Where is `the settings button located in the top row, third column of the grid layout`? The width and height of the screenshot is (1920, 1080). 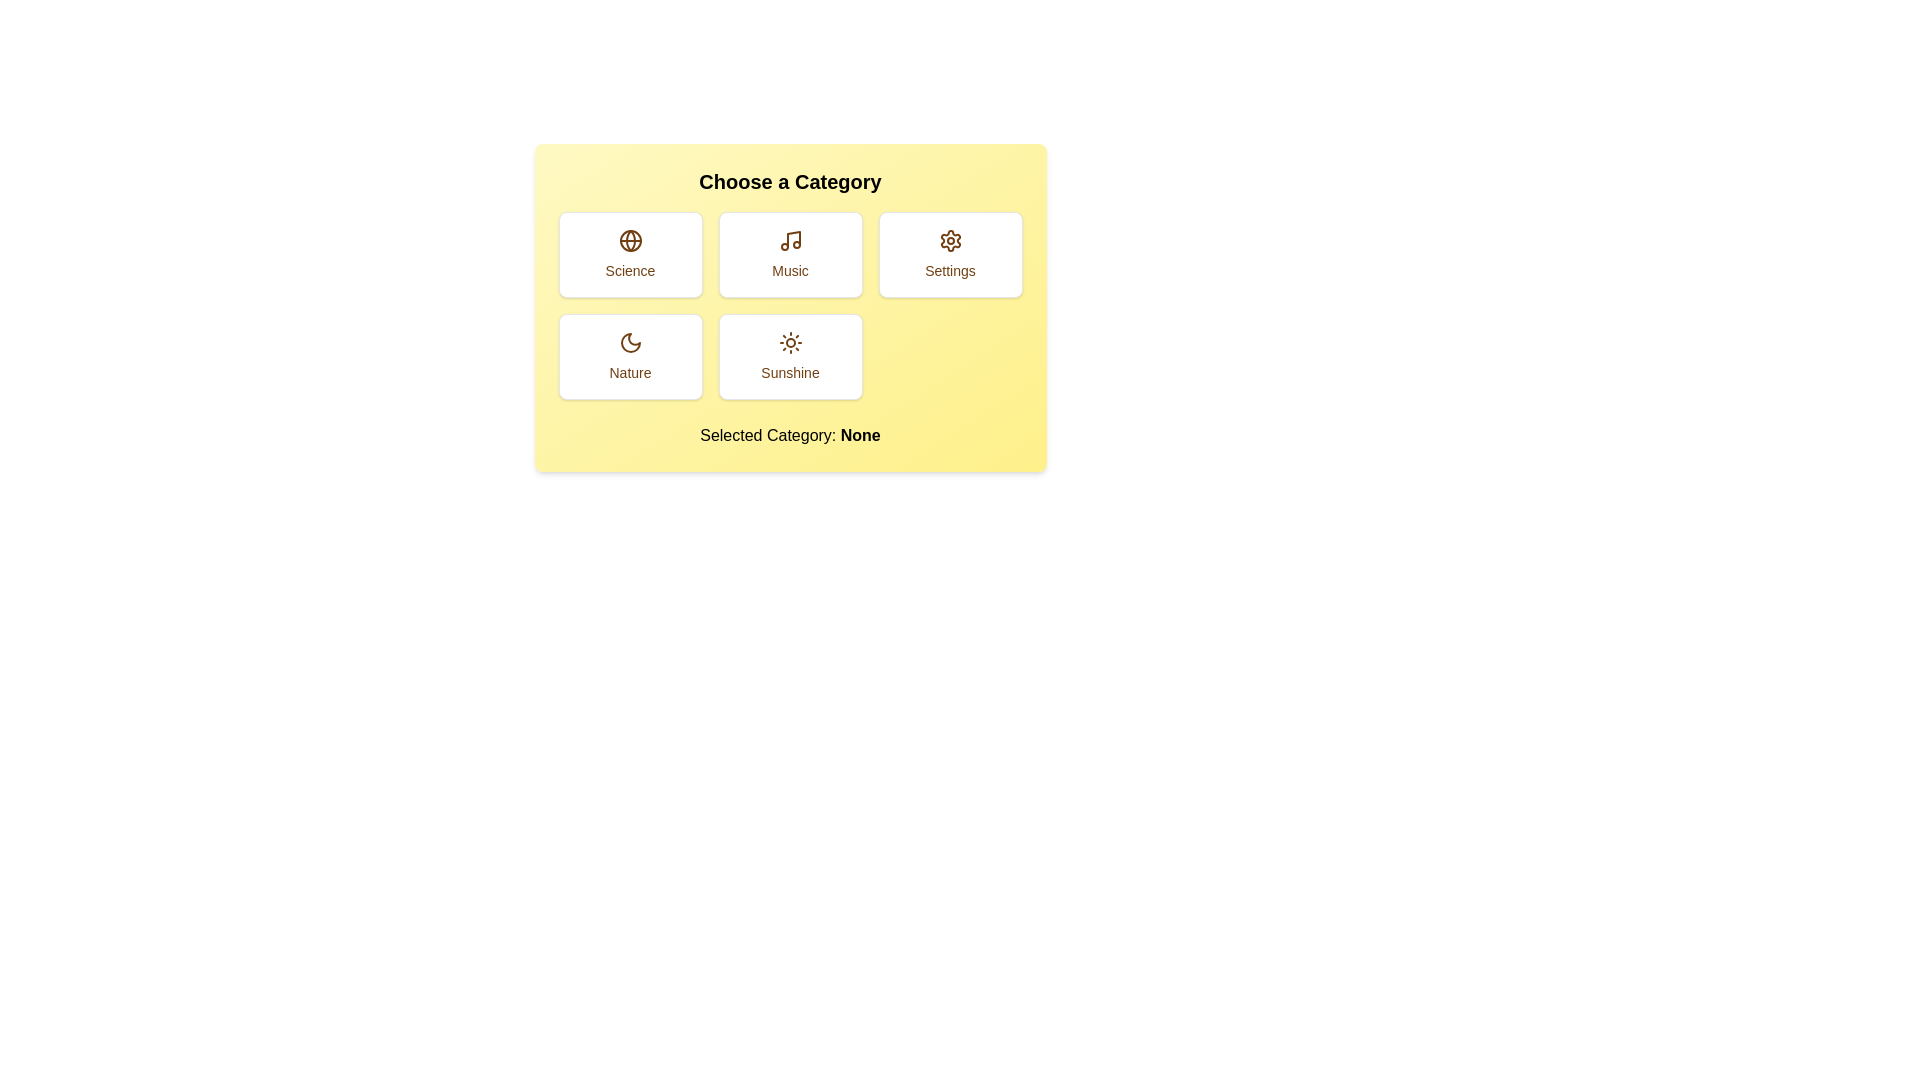
the settings button located in the top row, third column of the grid layout is located at coordinates (949, 253).